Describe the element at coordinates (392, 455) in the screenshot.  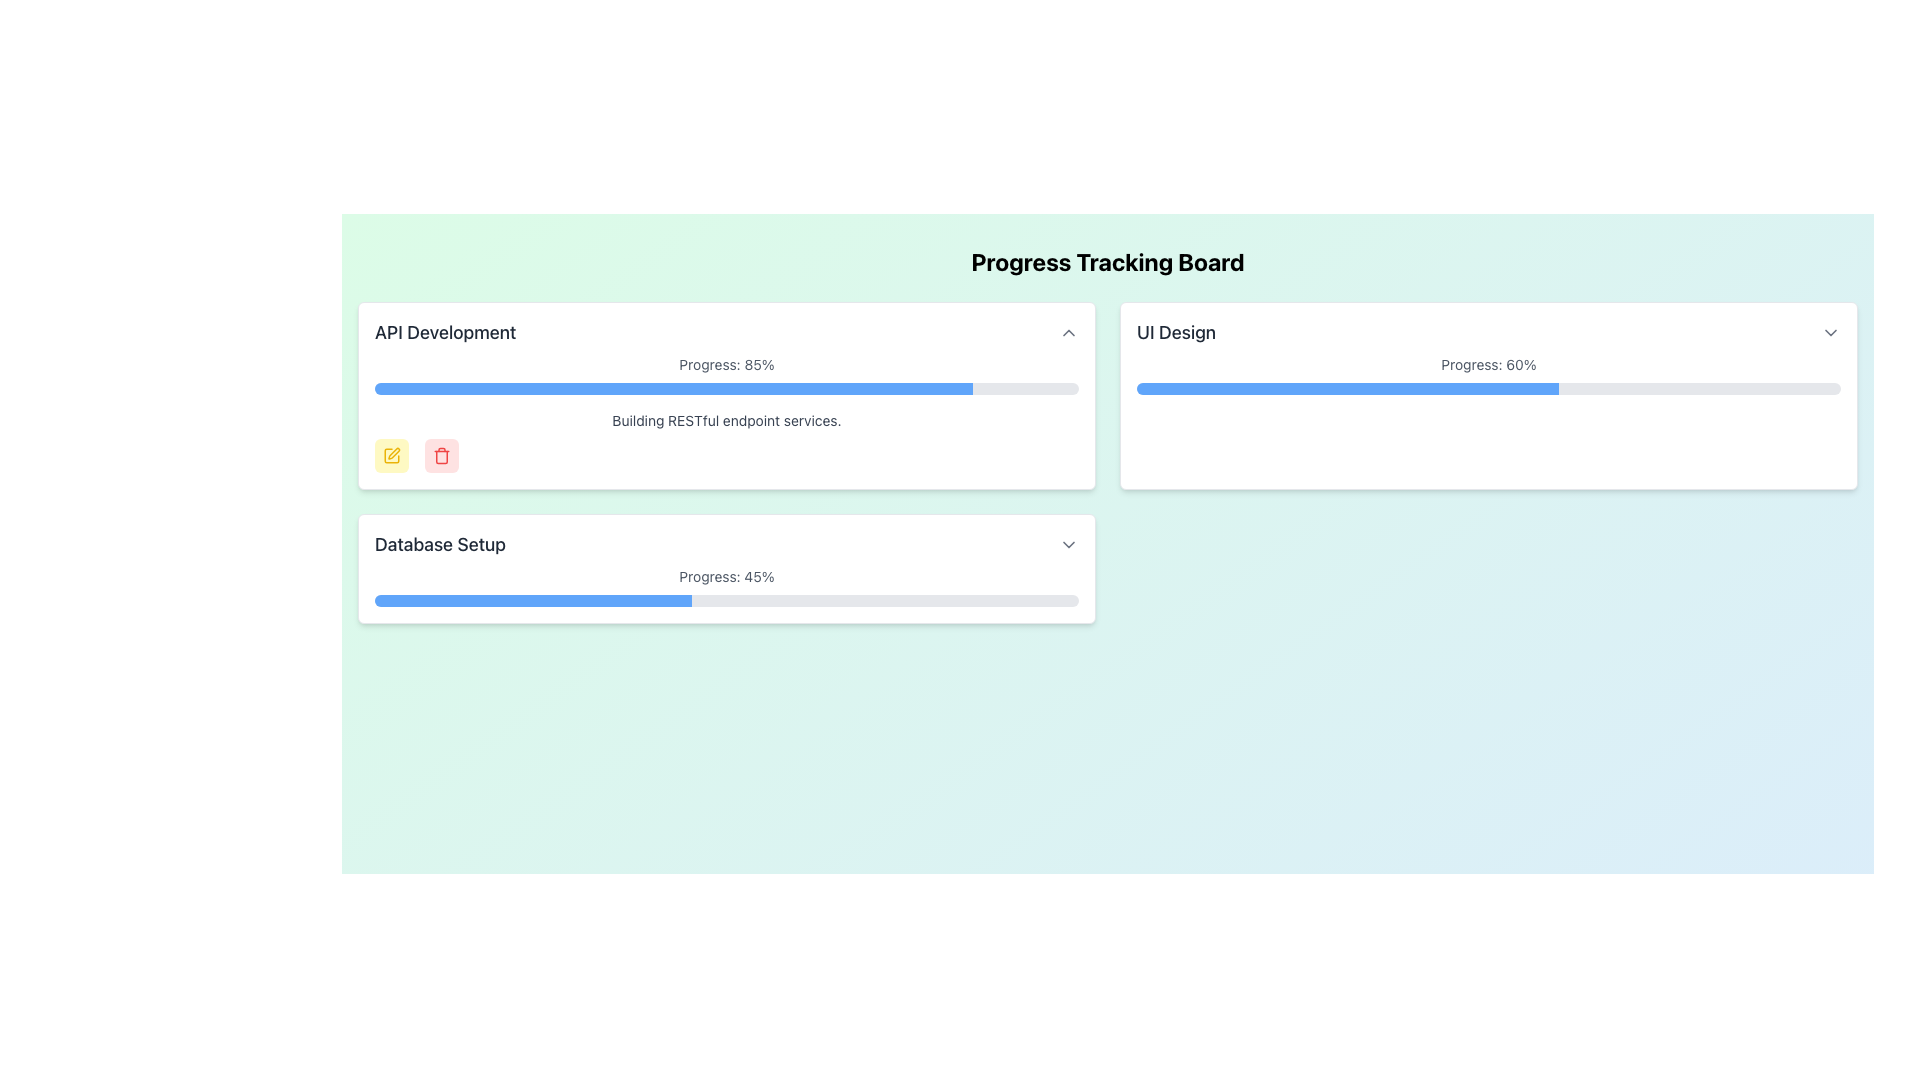
I see `the first button in the group beneath the 'API Development' card` at that location.